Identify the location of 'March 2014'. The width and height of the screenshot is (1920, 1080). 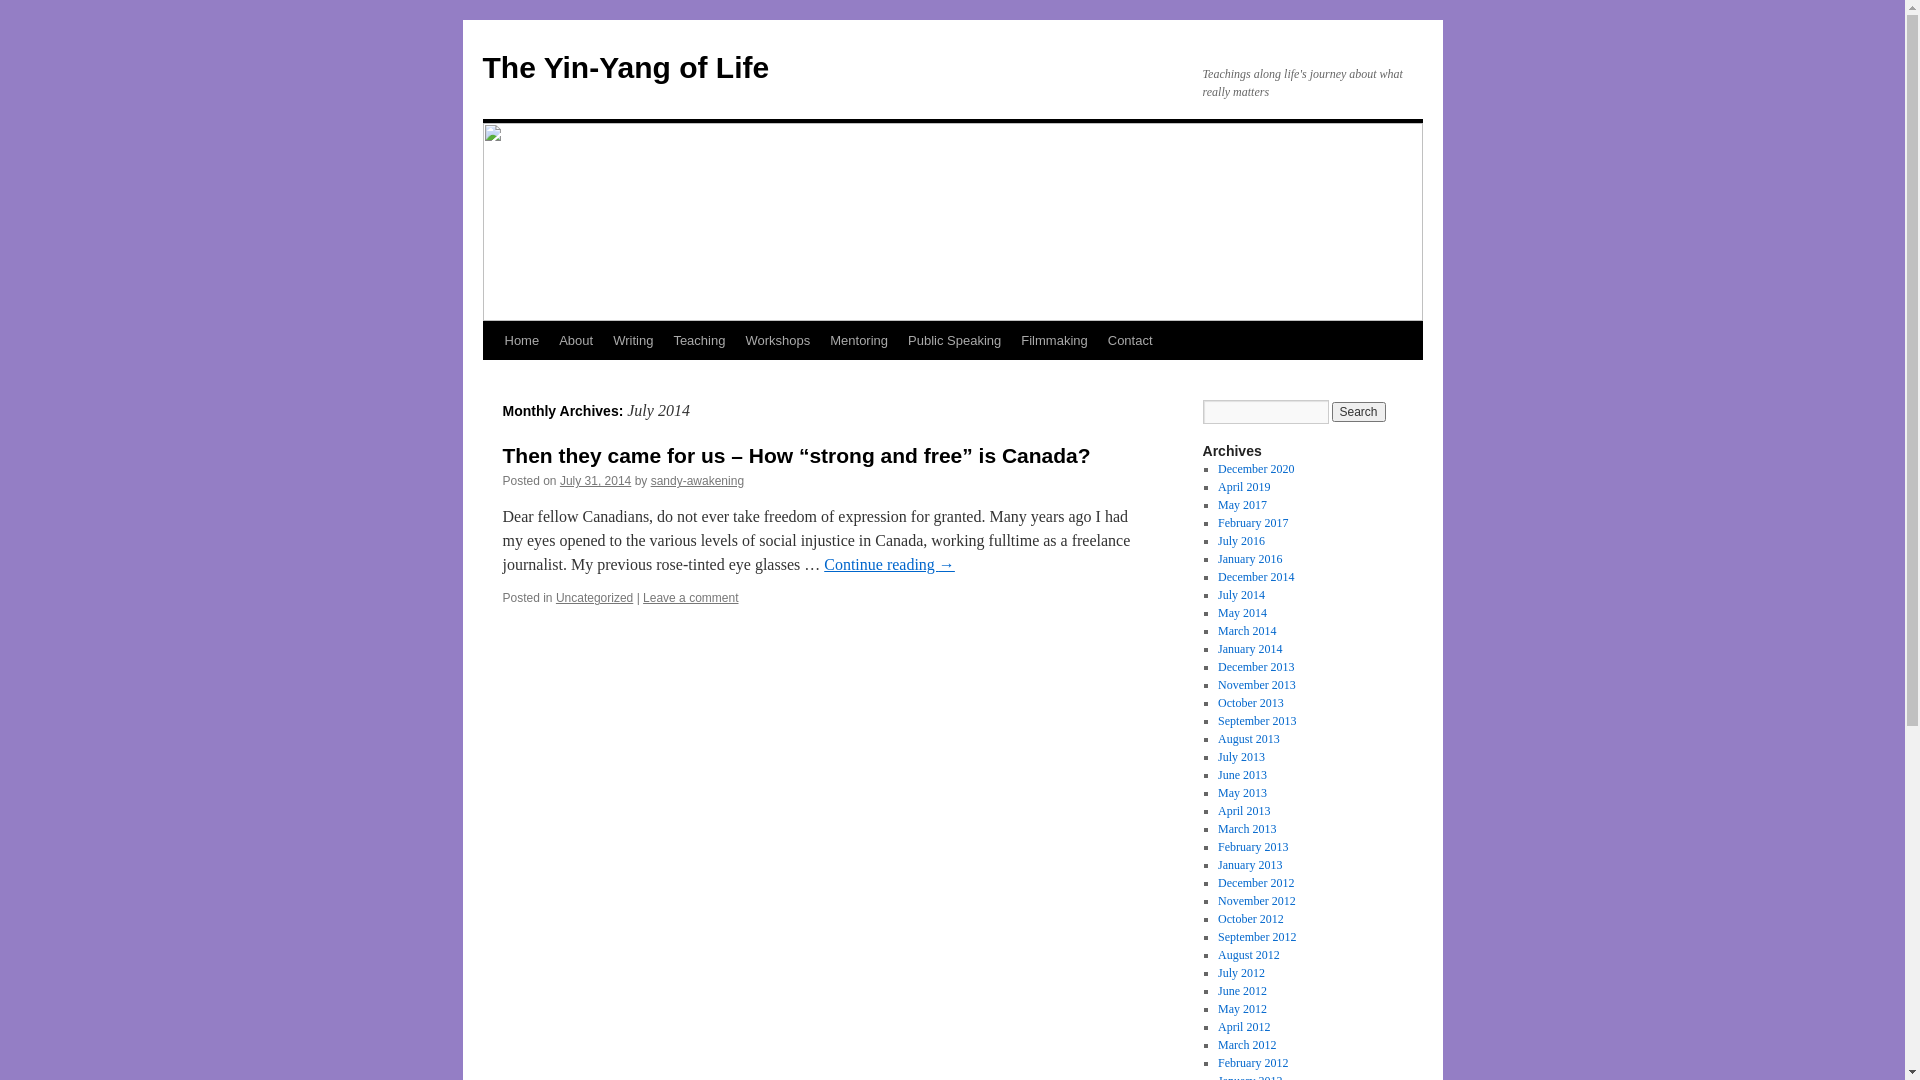
(1246, 631).